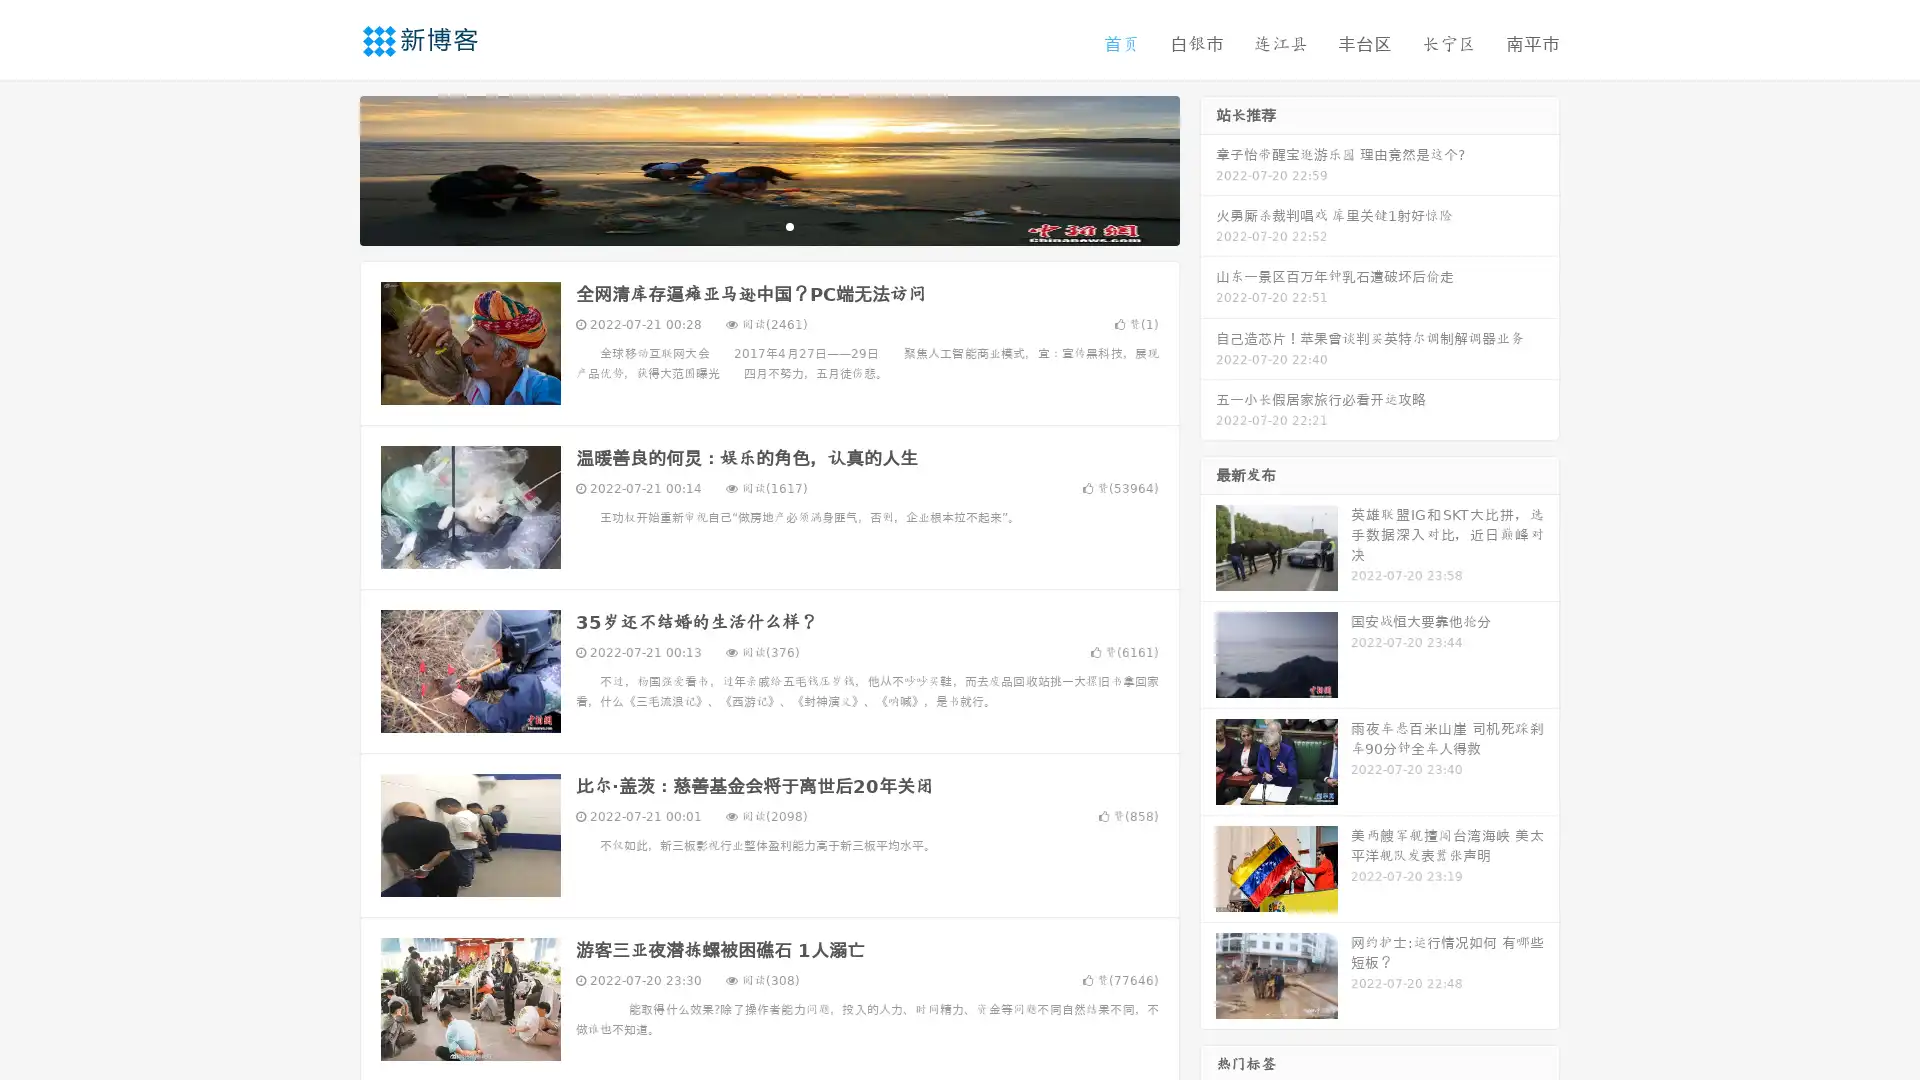 The width and height of the screenshot is (1920, 1080). What do you see at coordinates (1208, 168) in the screenshot?
I see `Next slide` at bounding box center [1208, 168].